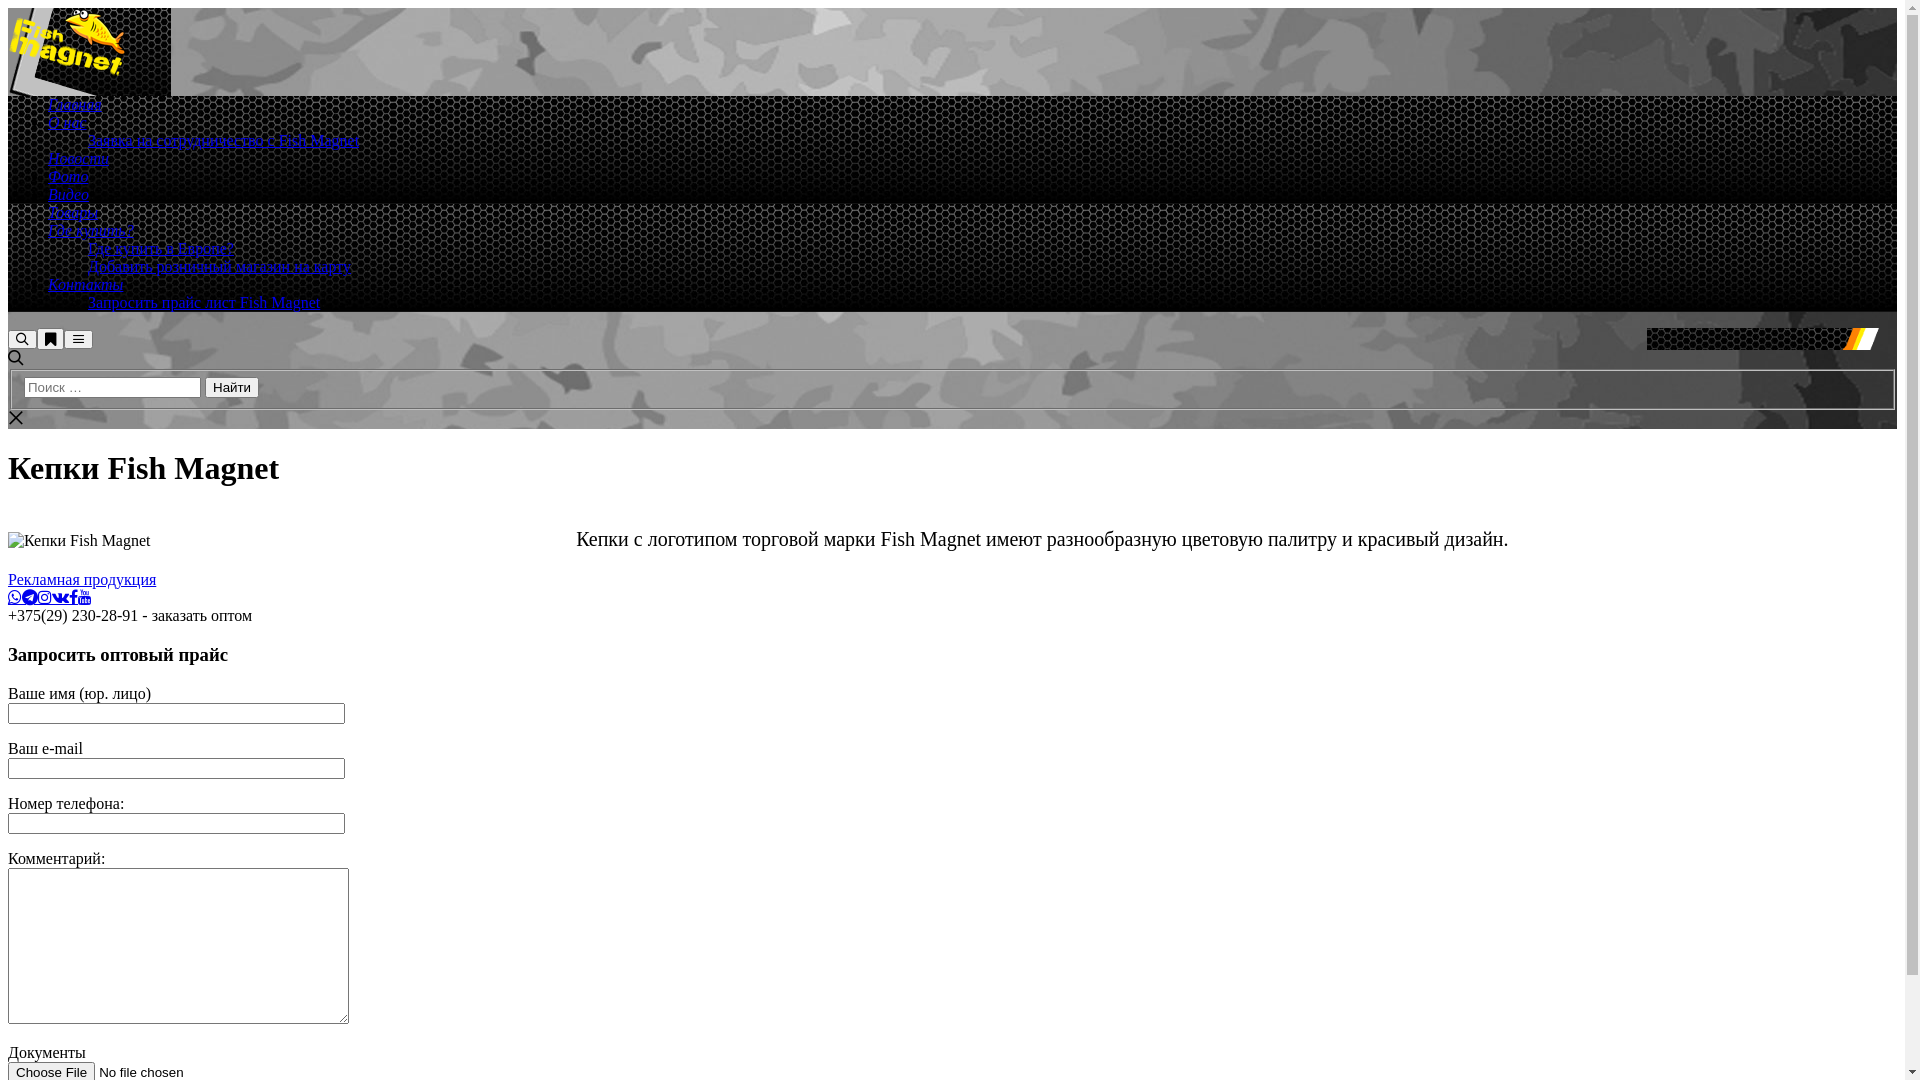 The width and height of the screenshot is (1920, 1080). I want to click on 'YouTube', so click(84, 596).